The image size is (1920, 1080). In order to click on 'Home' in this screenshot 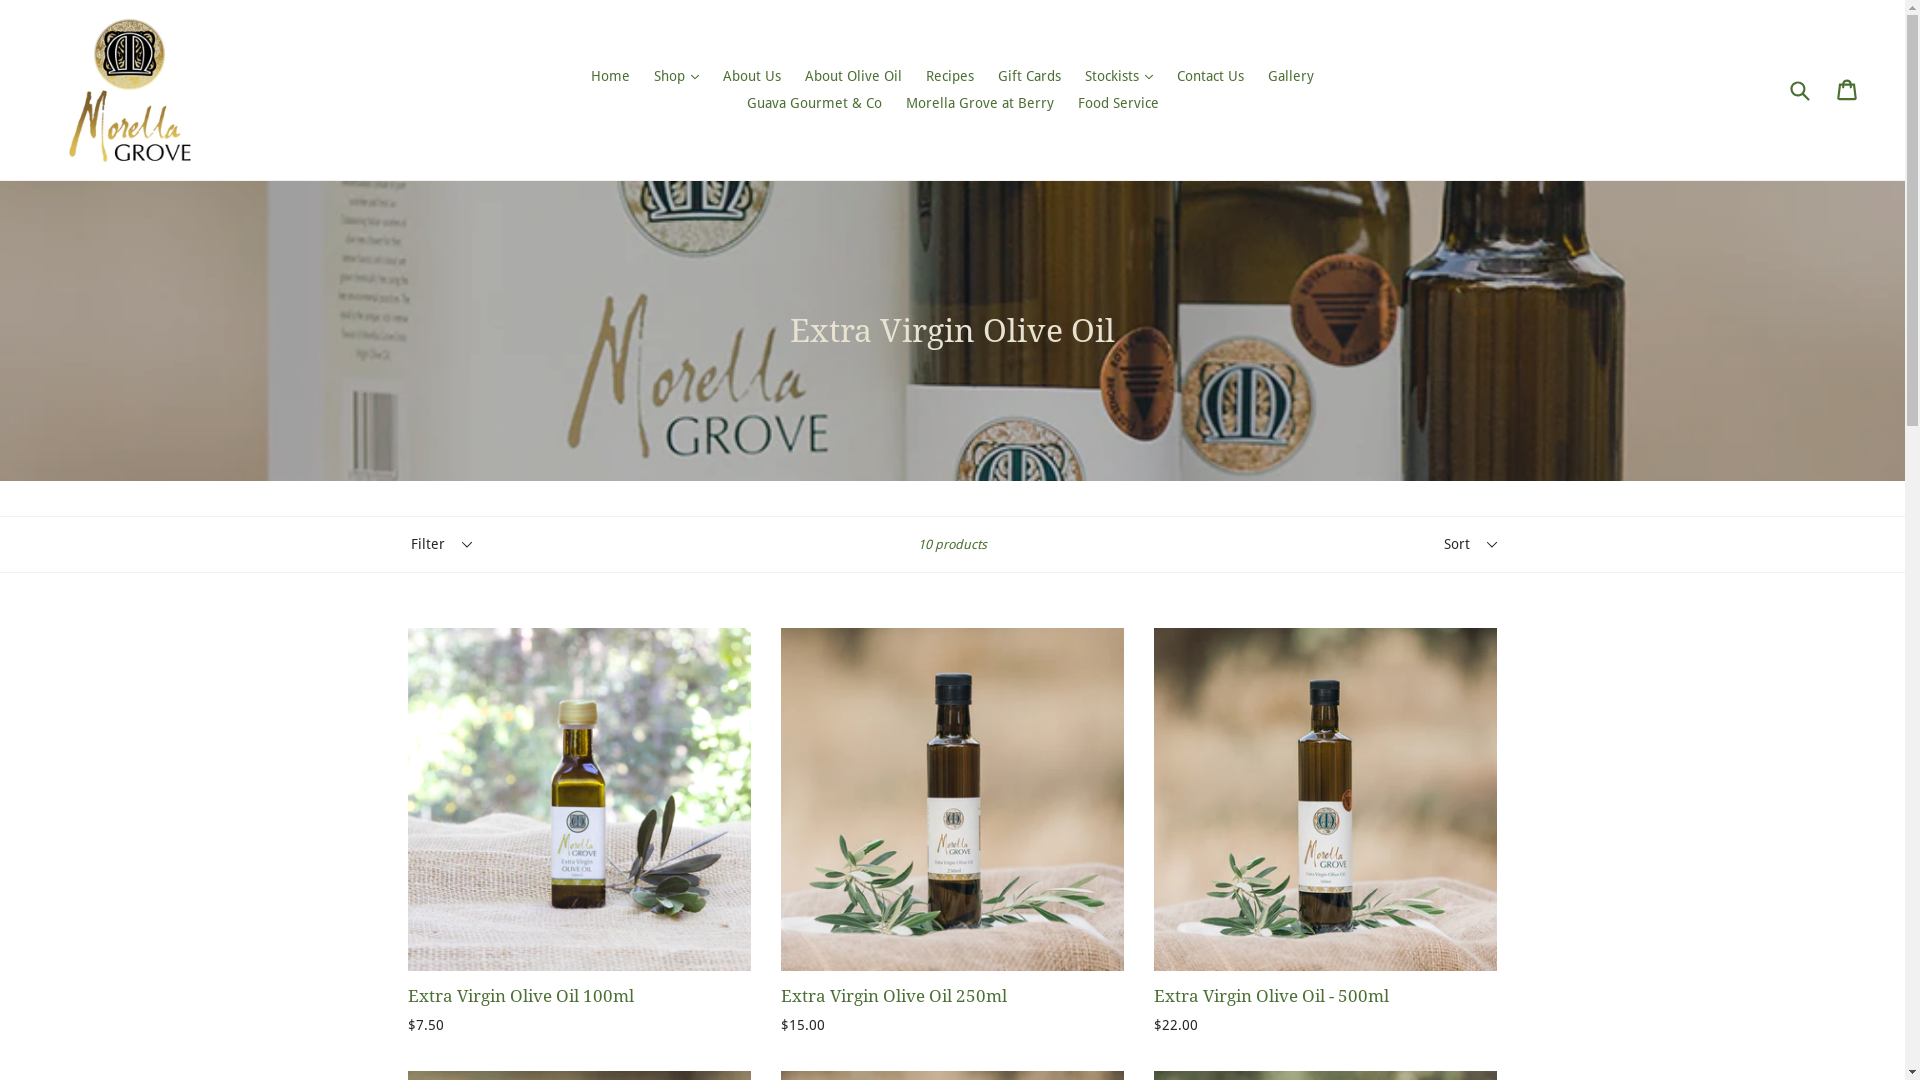, I will do `click(609, 75)`.